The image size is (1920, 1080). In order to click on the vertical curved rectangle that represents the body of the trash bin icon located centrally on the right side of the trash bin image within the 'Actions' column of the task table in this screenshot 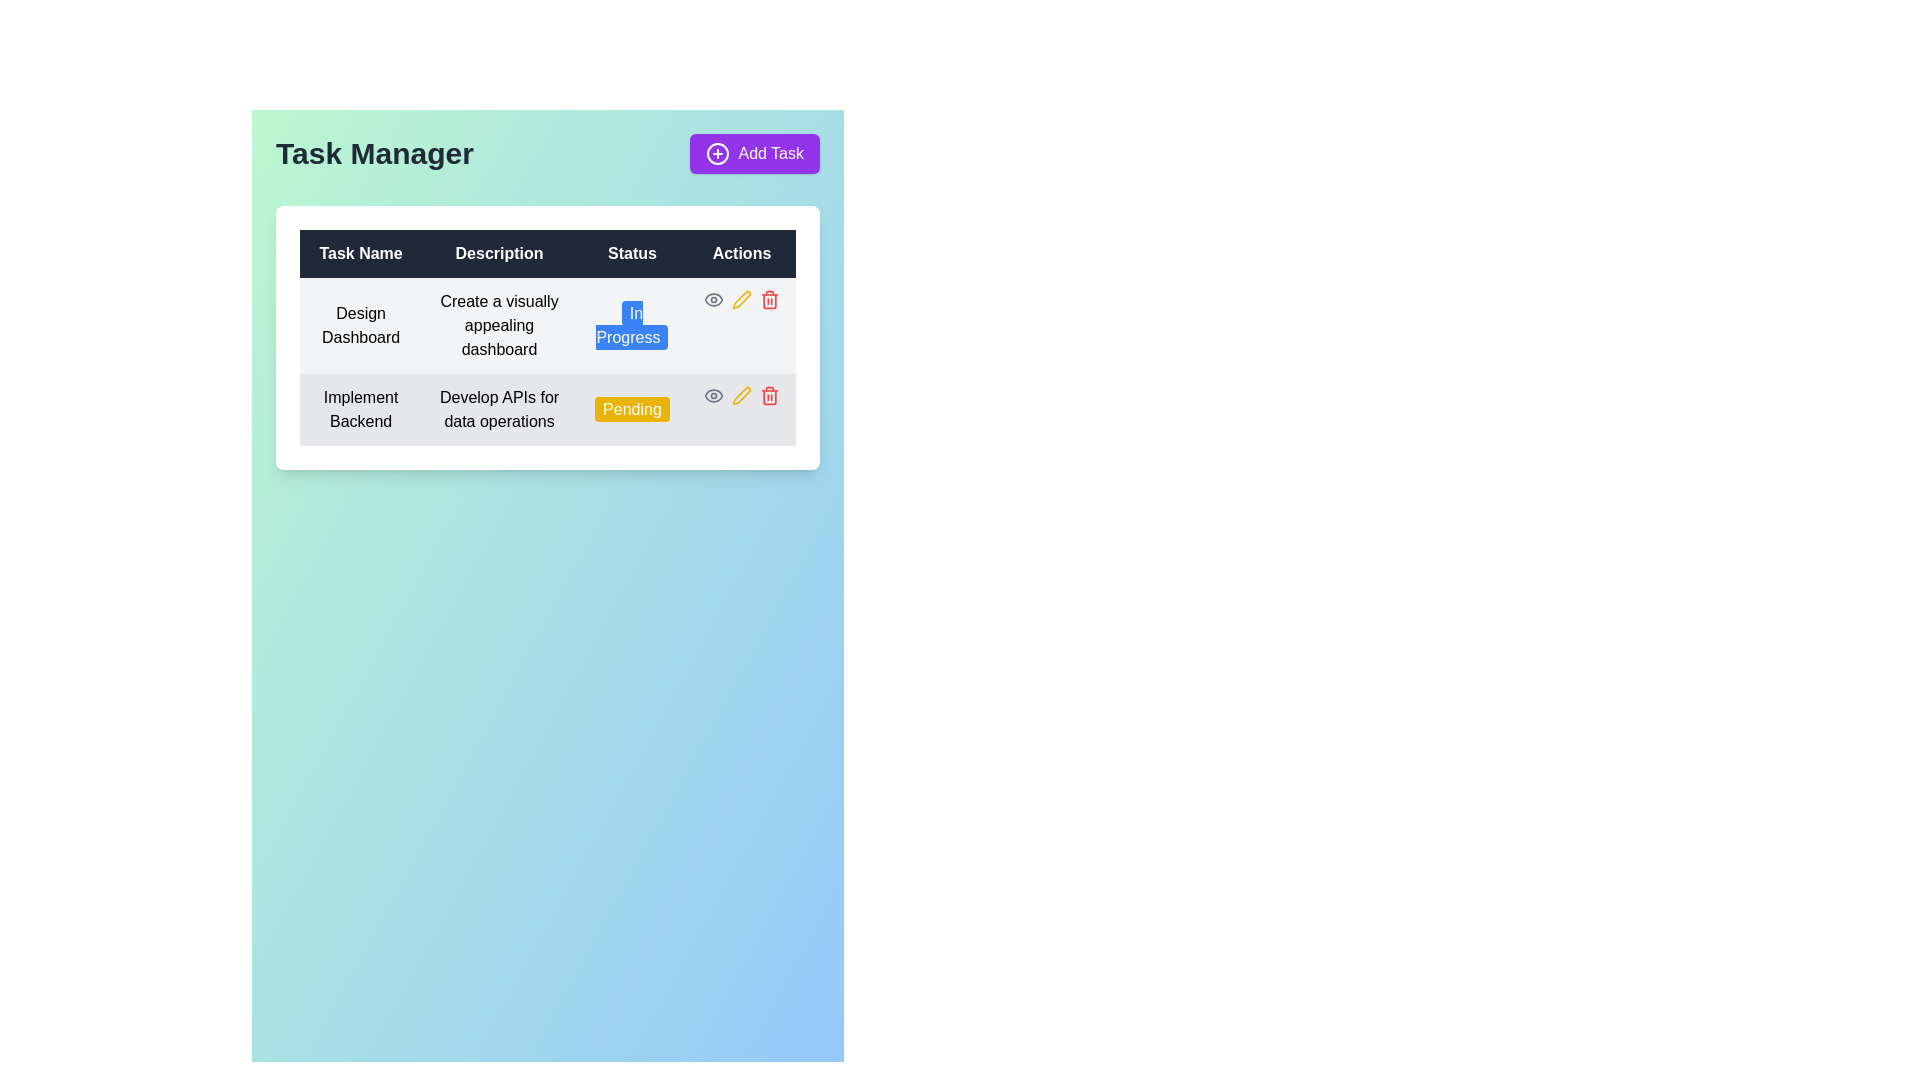, I will do `click(768, 397)`.